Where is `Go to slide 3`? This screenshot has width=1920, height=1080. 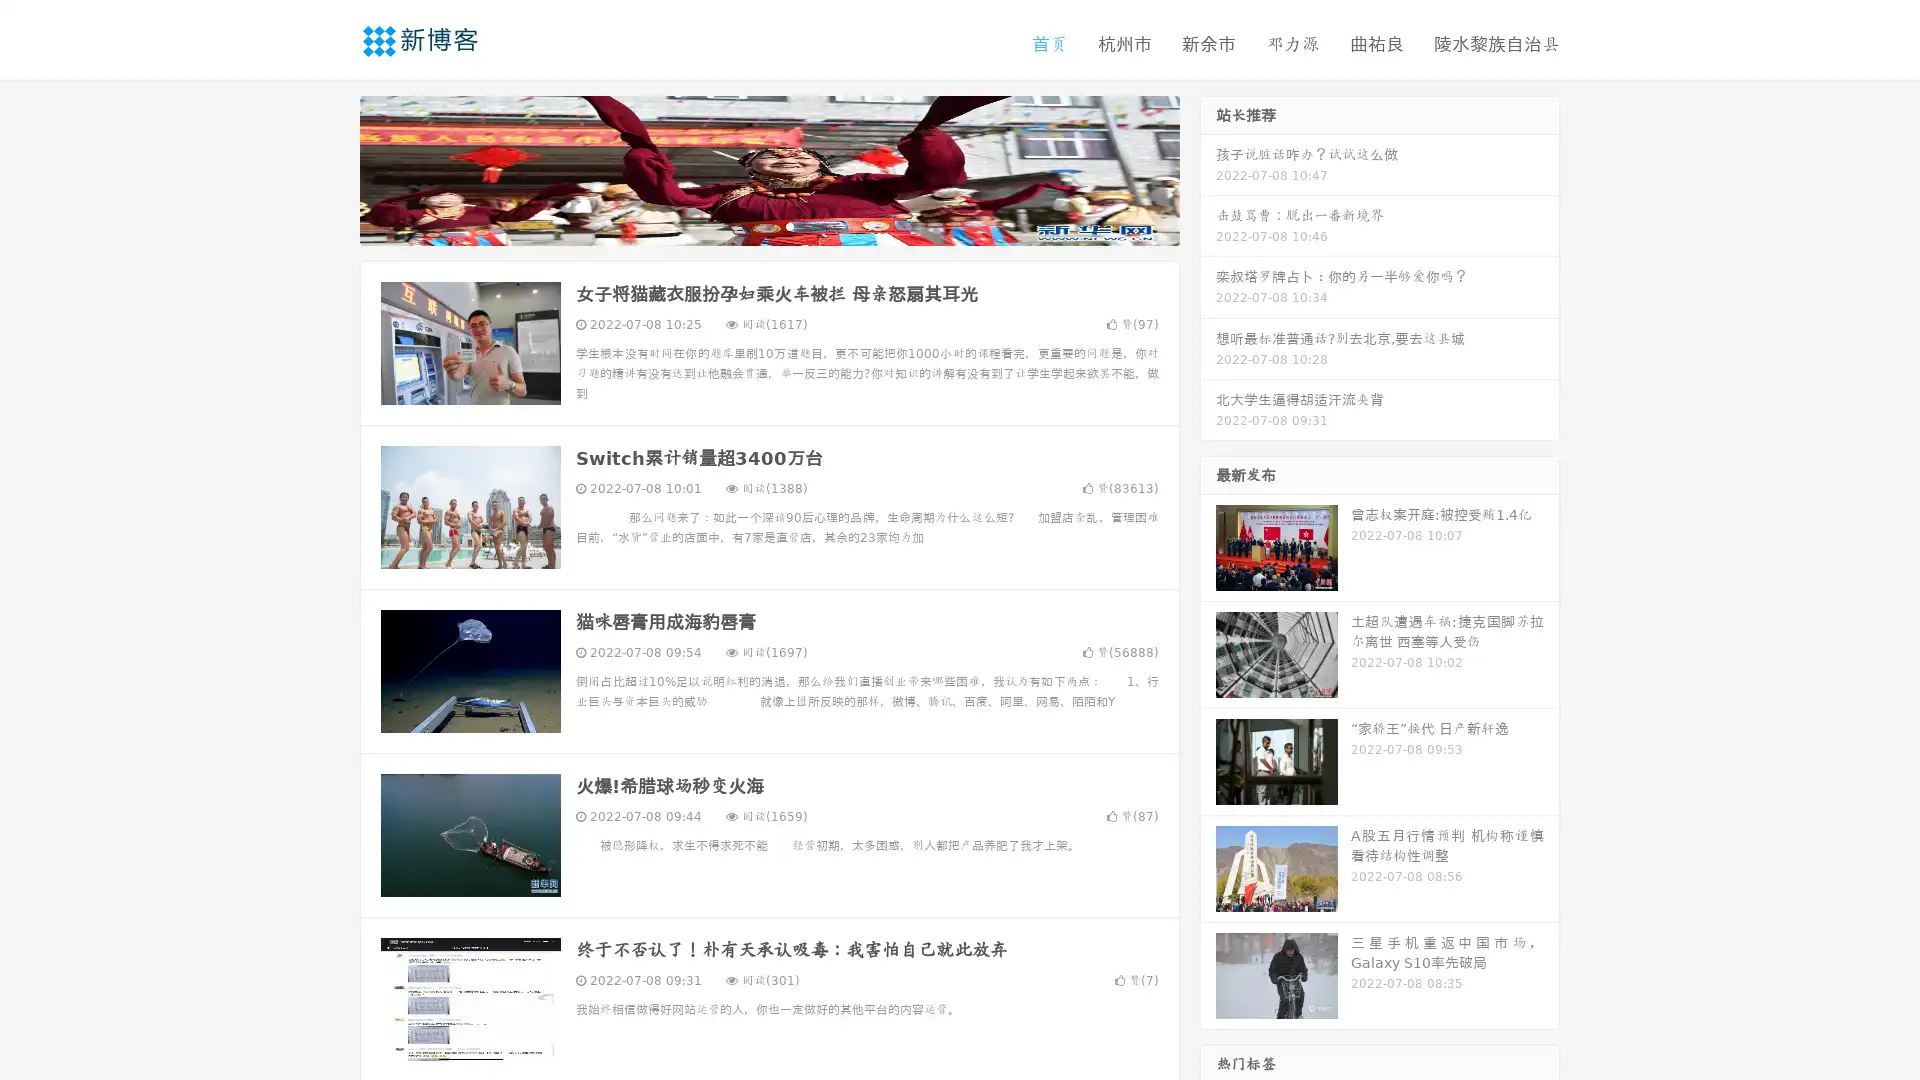
Go to slide 3 is located at coordinates (789, 225).